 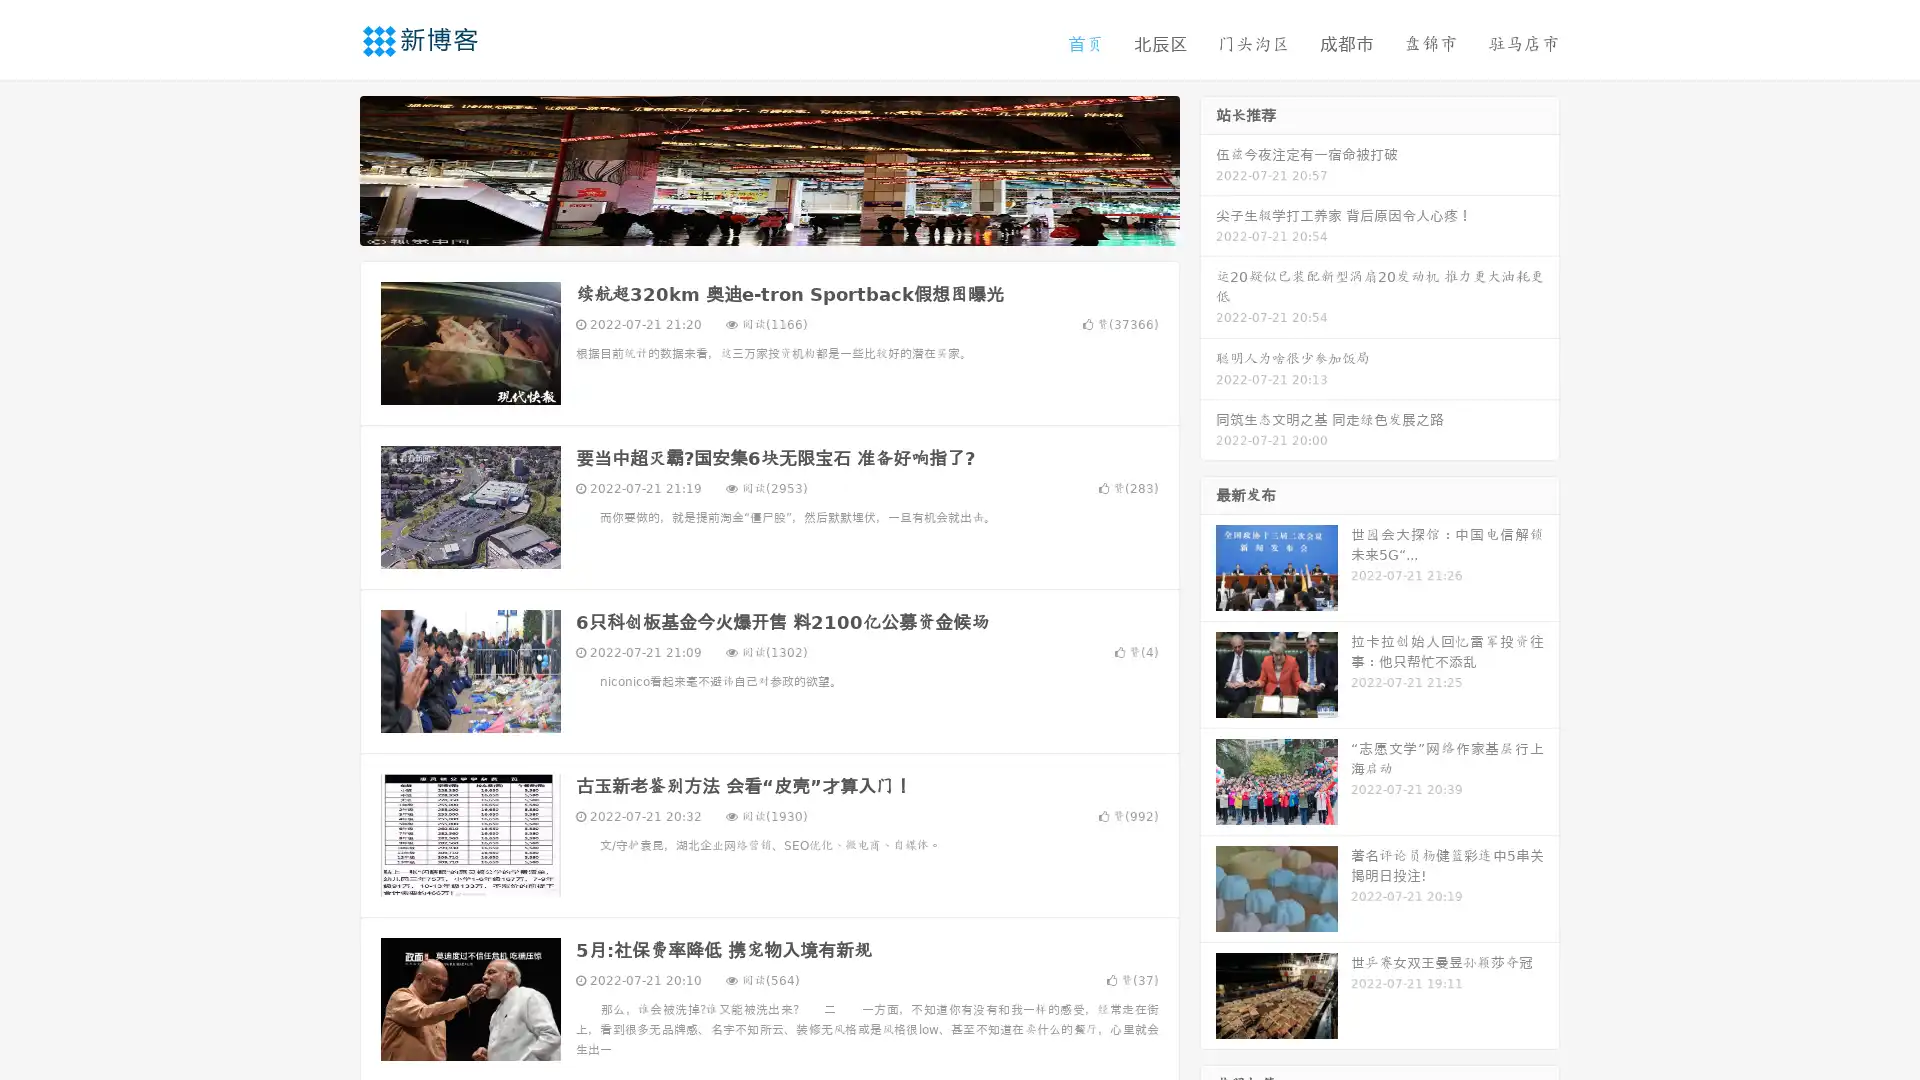 I want to click on Next slide, so click(x=1208, y=168).